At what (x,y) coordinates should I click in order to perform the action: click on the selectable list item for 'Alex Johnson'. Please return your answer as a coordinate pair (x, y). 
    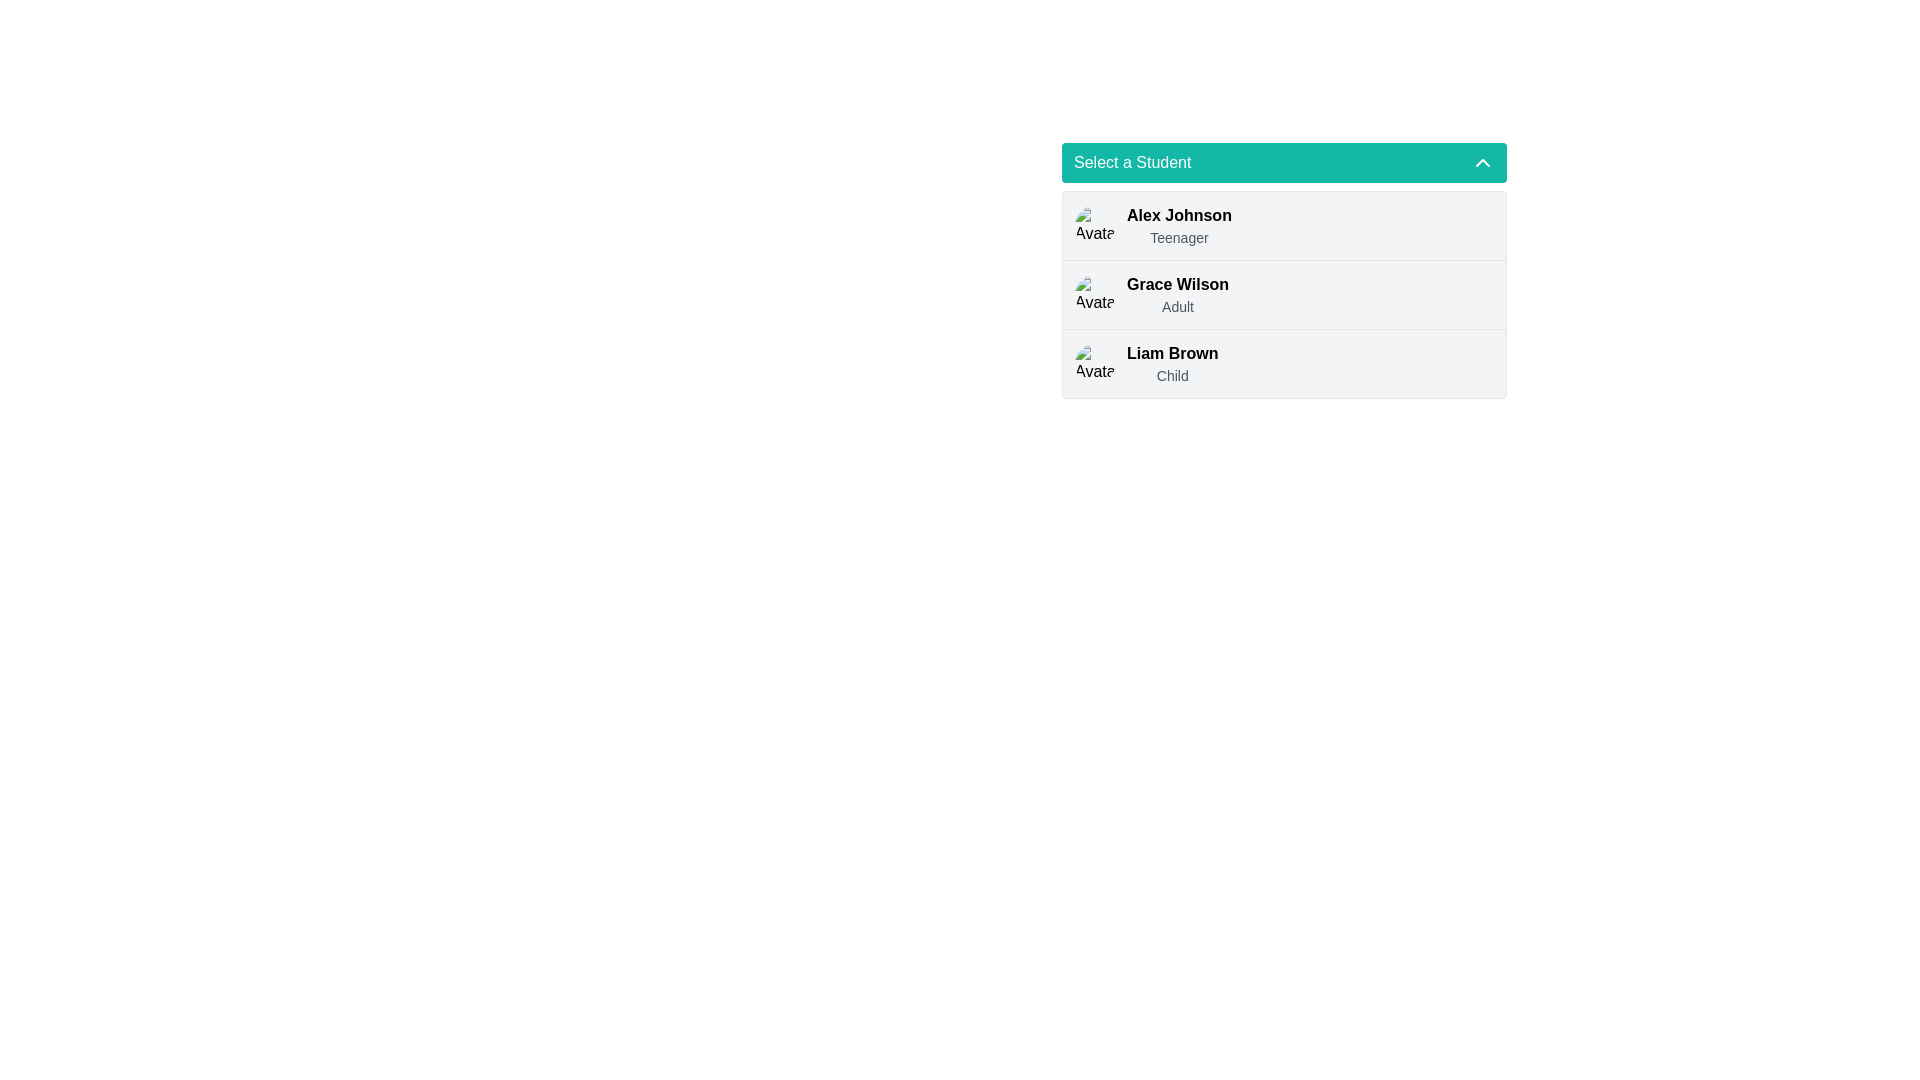
    Looking at the image, I should click on (1179, 225).